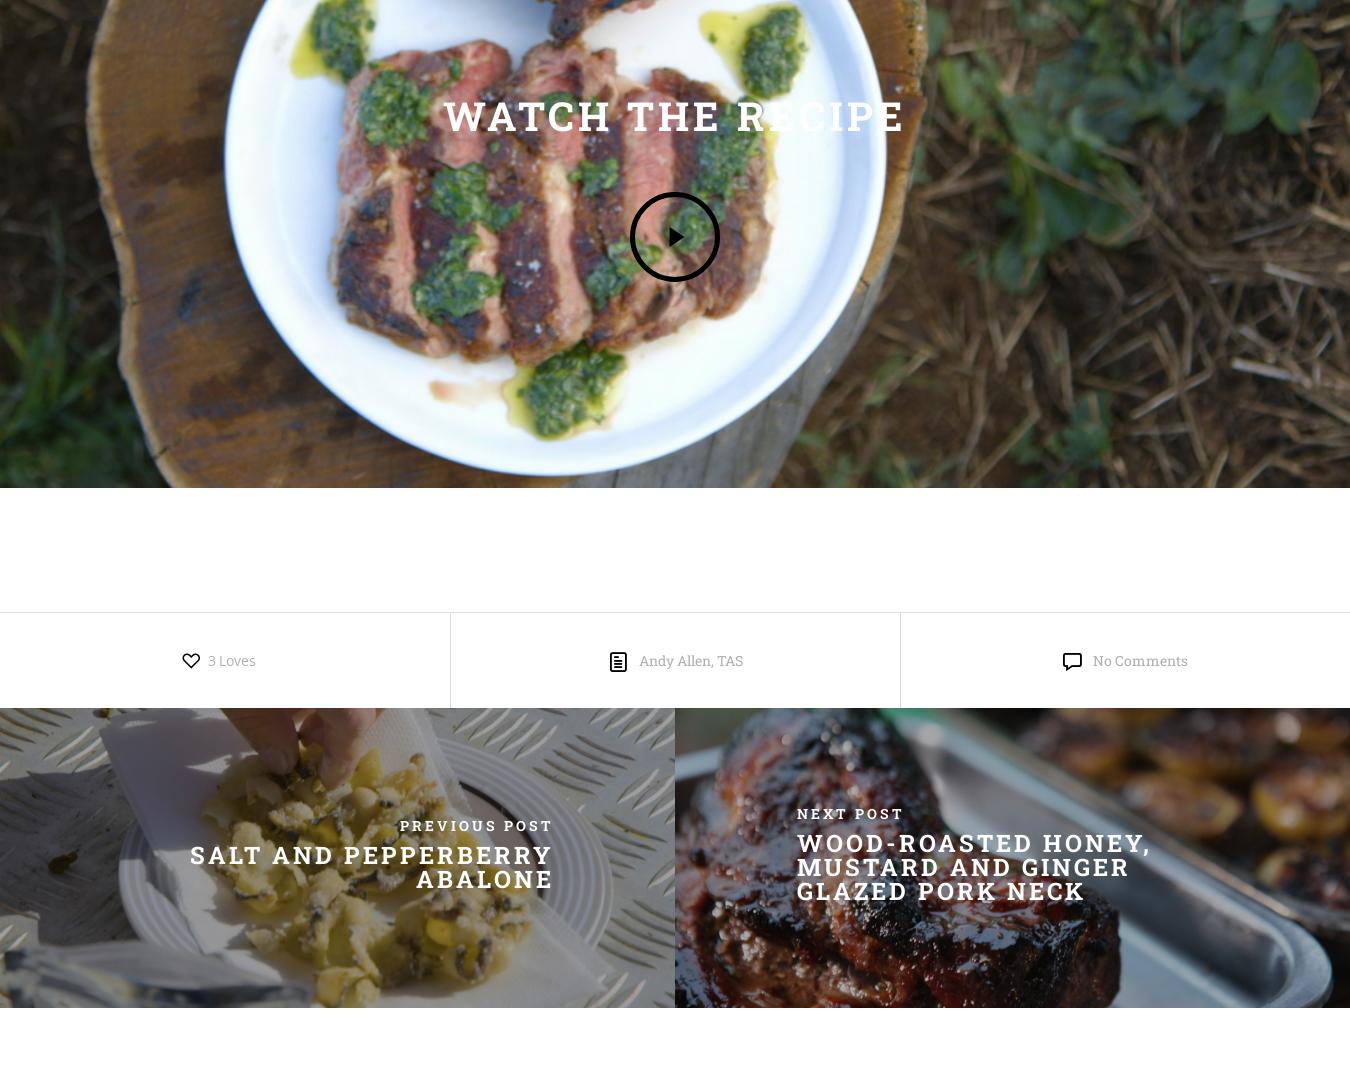 The width and height of the screenshot is (1350, 1069). I want to click on 'Previous Post', so click(475, 824).